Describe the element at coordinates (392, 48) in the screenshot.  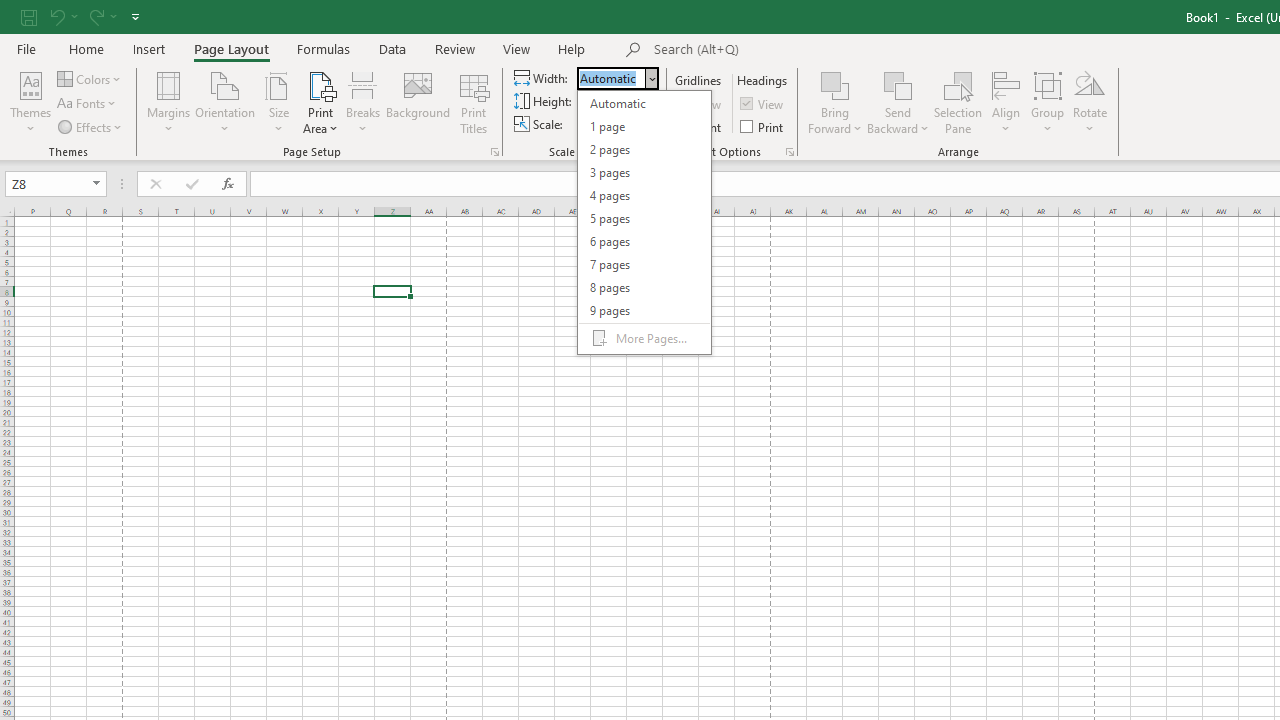
I see `'Data'` at that location.